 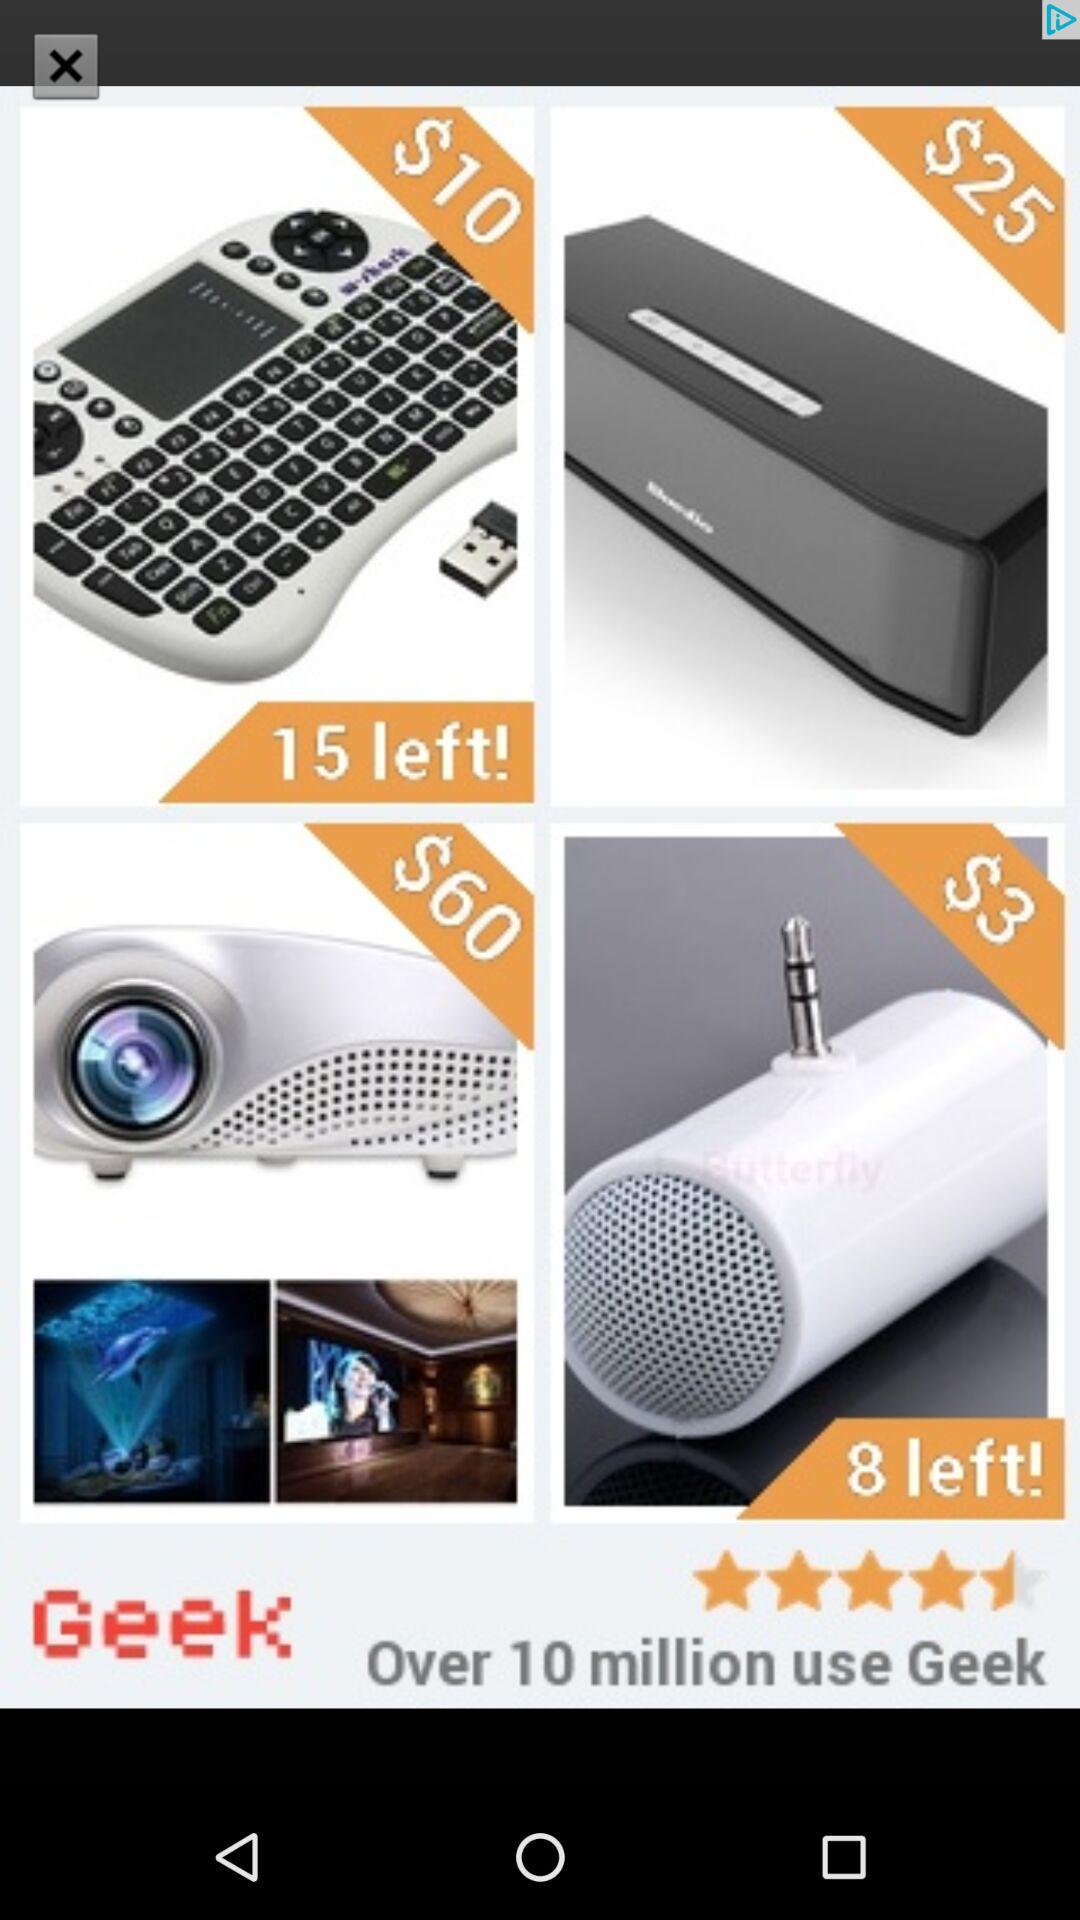 What do you see at coordinates (64, 70) in the screenshot?
I see `the close icon` at bounding box center [64, 70].